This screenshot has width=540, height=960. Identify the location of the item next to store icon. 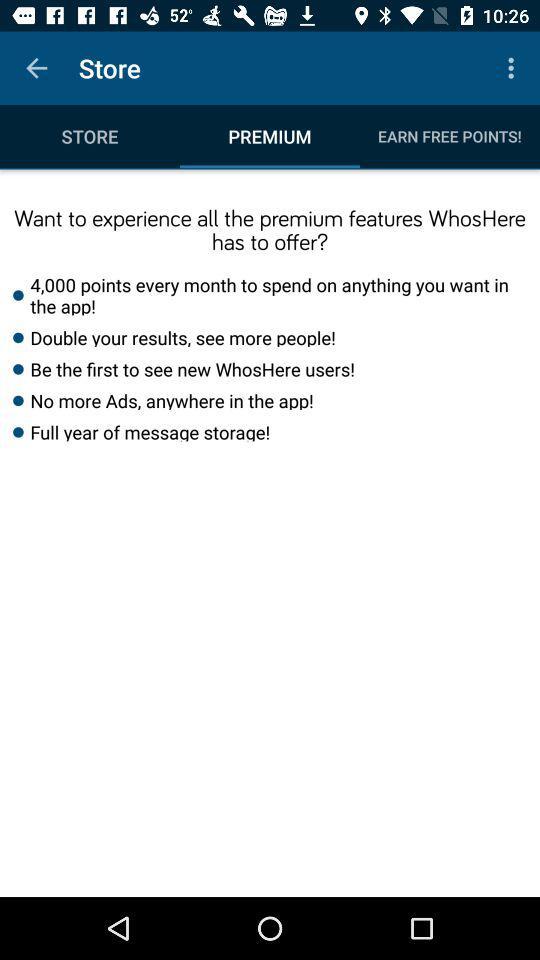
(513, 68).